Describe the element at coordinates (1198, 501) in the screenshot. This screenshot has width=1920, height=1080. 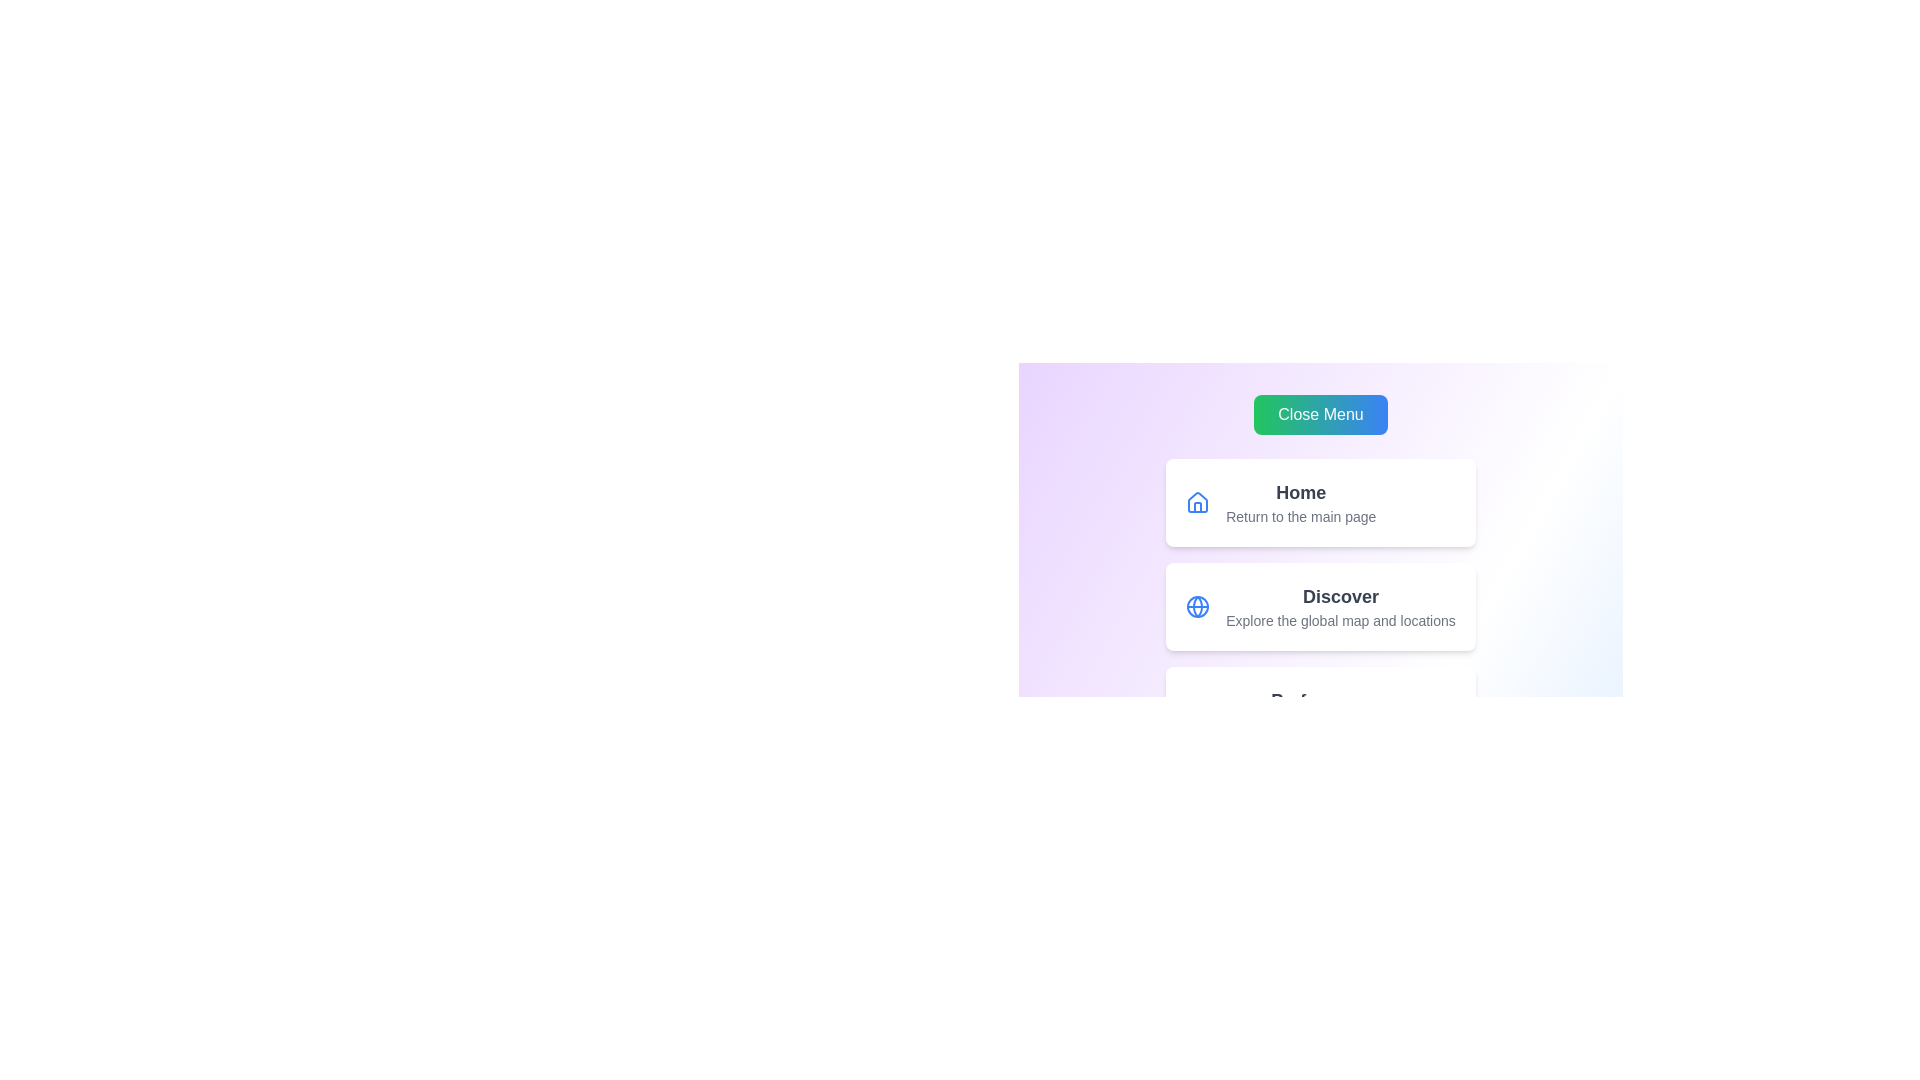
I see `the icon of the menu item labeled Home` at that location.